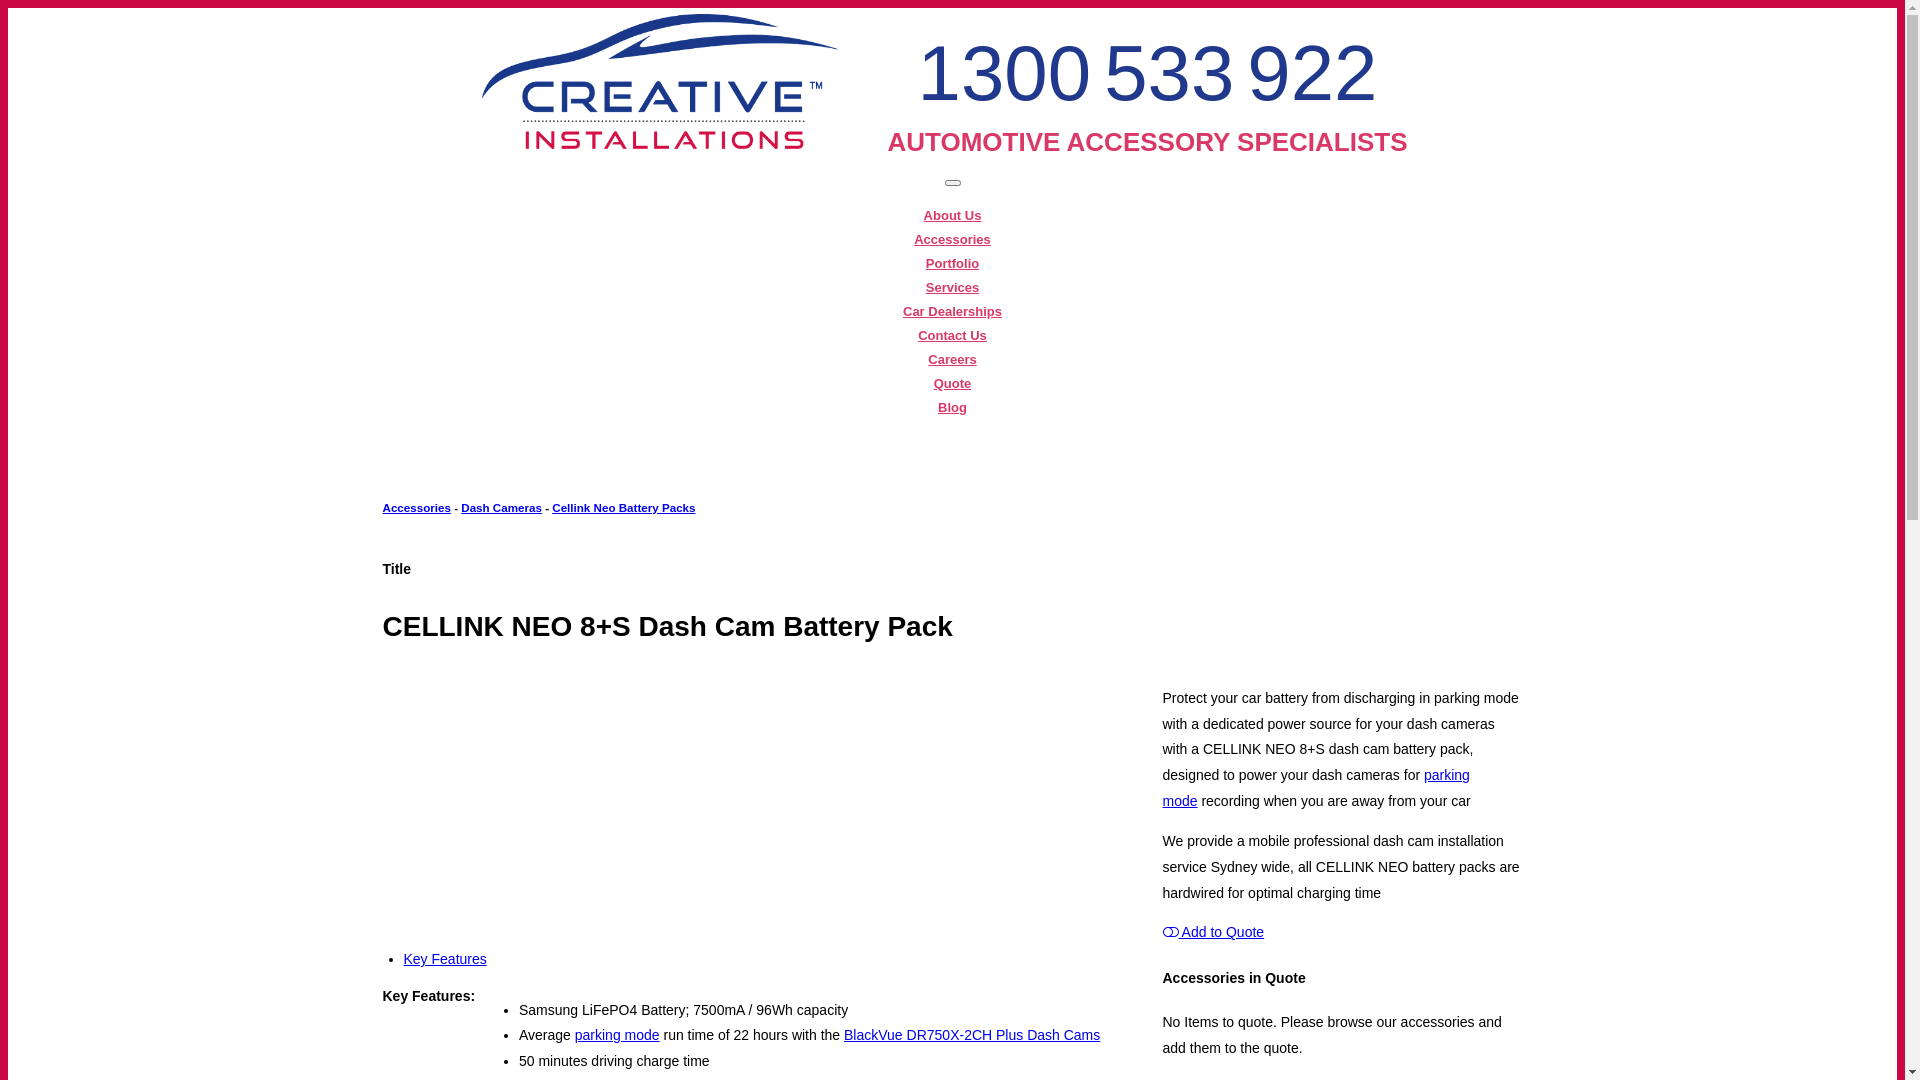 The image size is (1920, 1080). I want to click on '1300 533 922', so click(1147, 72).